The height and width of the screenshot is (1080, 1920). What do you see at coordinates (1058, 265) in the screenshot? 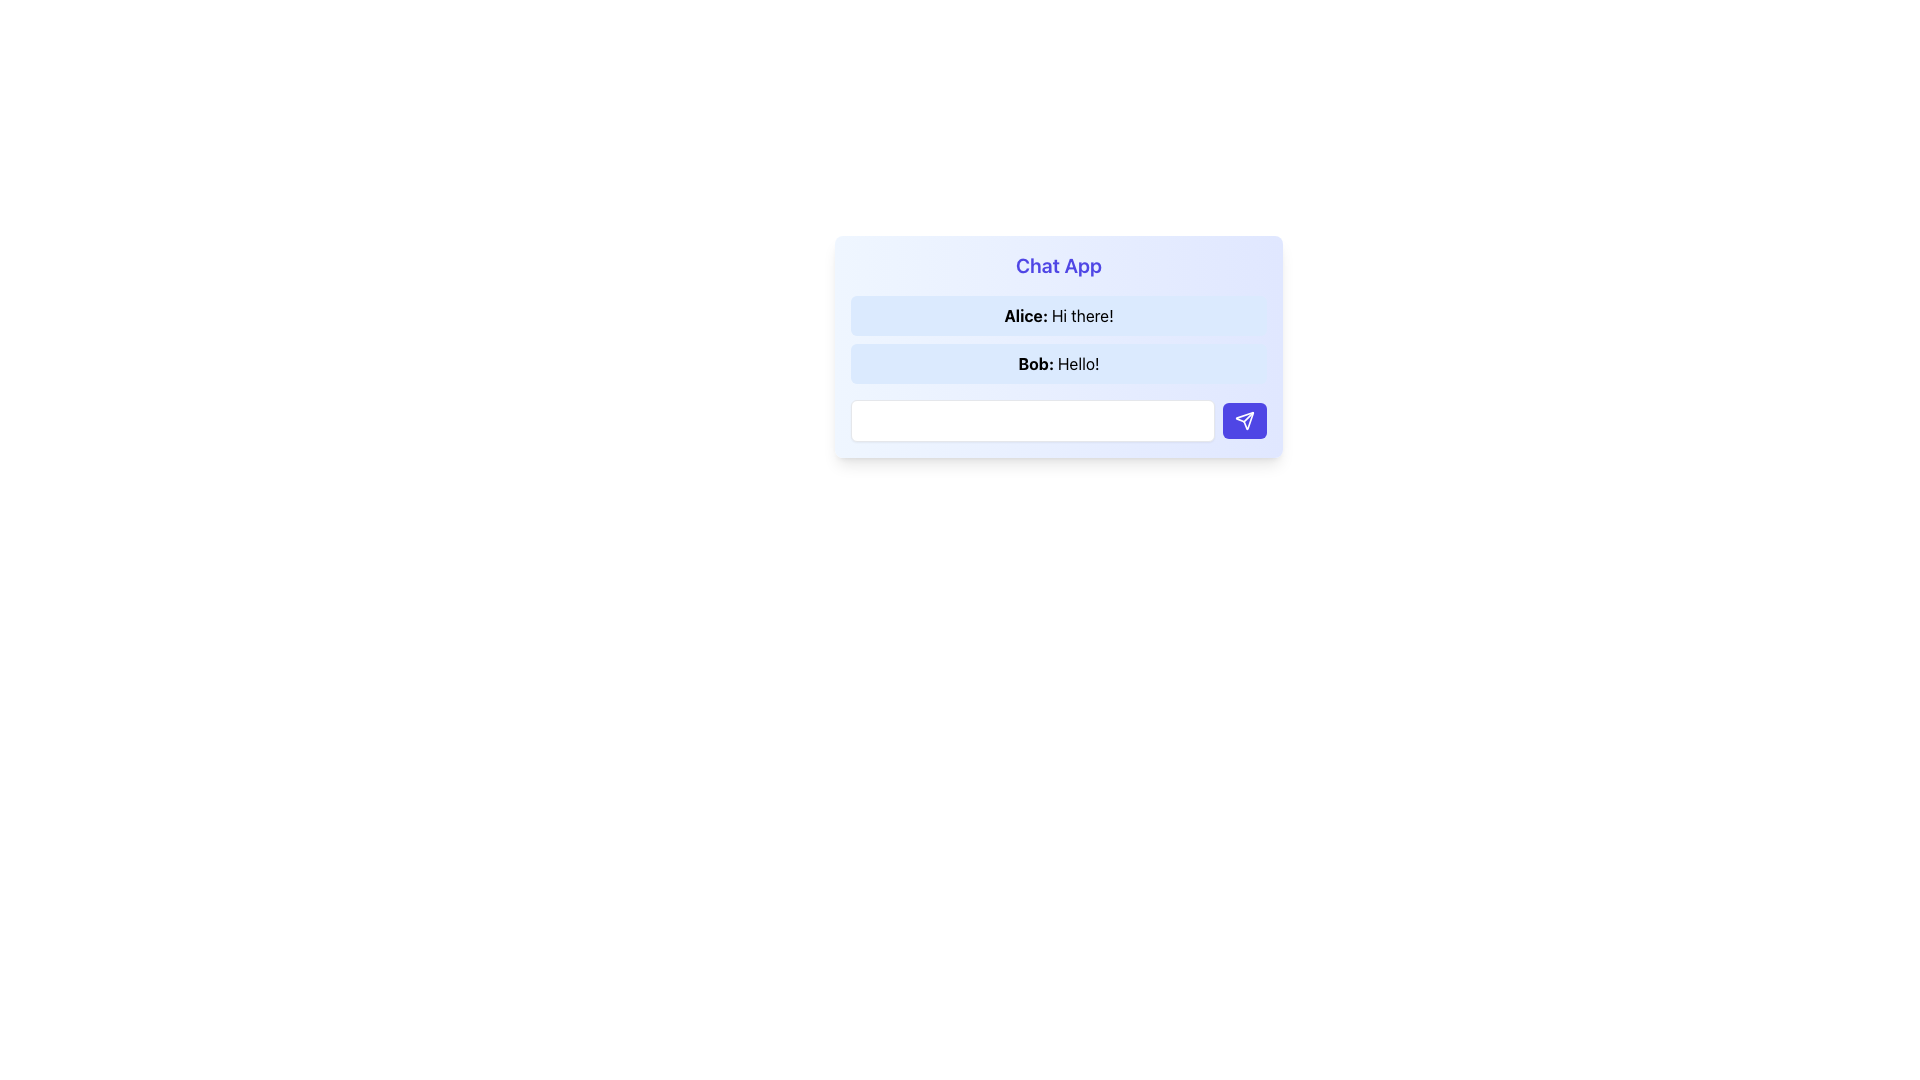
I see `the static text label displaying 'Chat App' in bold, indigo-colored font, centrally aligned within a light gradient background at the top of the dialog box` at bounding box center [1058, 265].